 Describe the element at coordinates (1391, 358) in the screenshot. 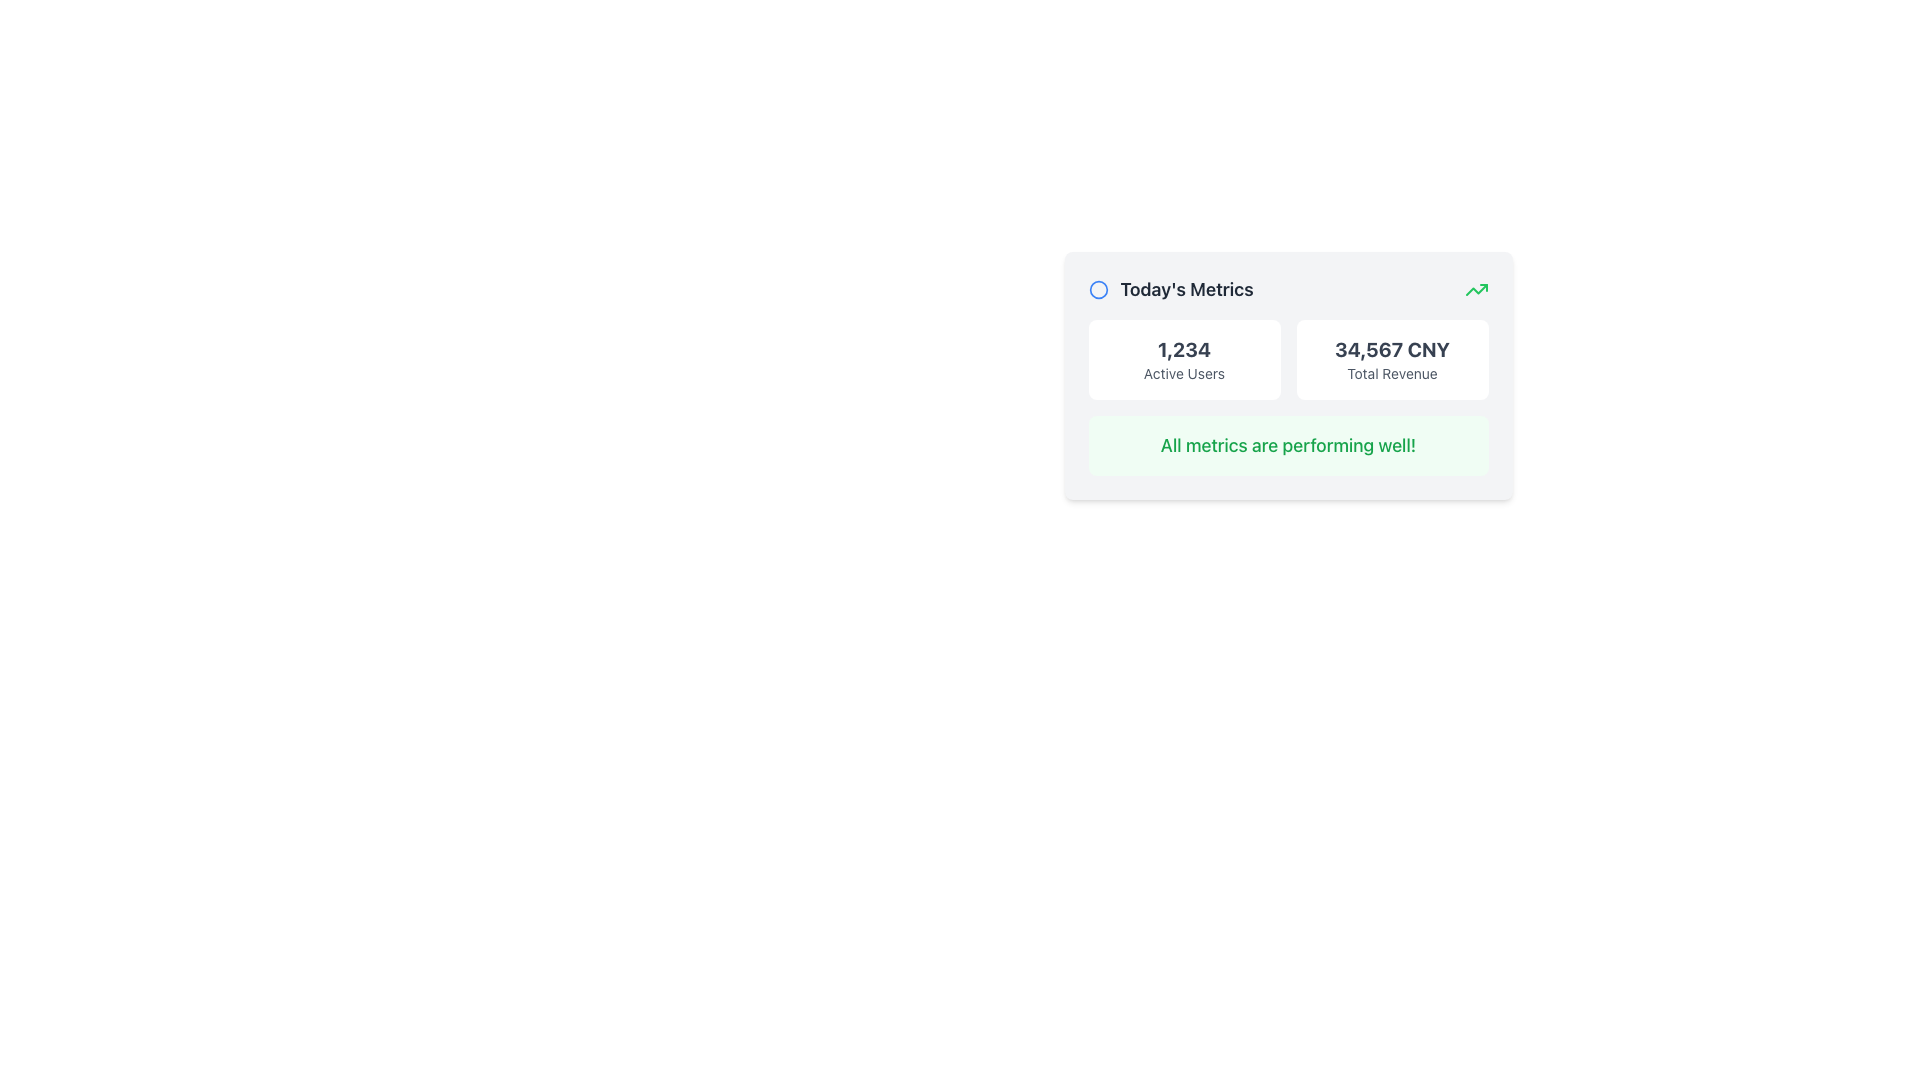

I see `displayed financial metric '34,567 CNY' from the Text Display Card, which is a rounded rectangular card showing total revenue in bold dark gray text` at that location.